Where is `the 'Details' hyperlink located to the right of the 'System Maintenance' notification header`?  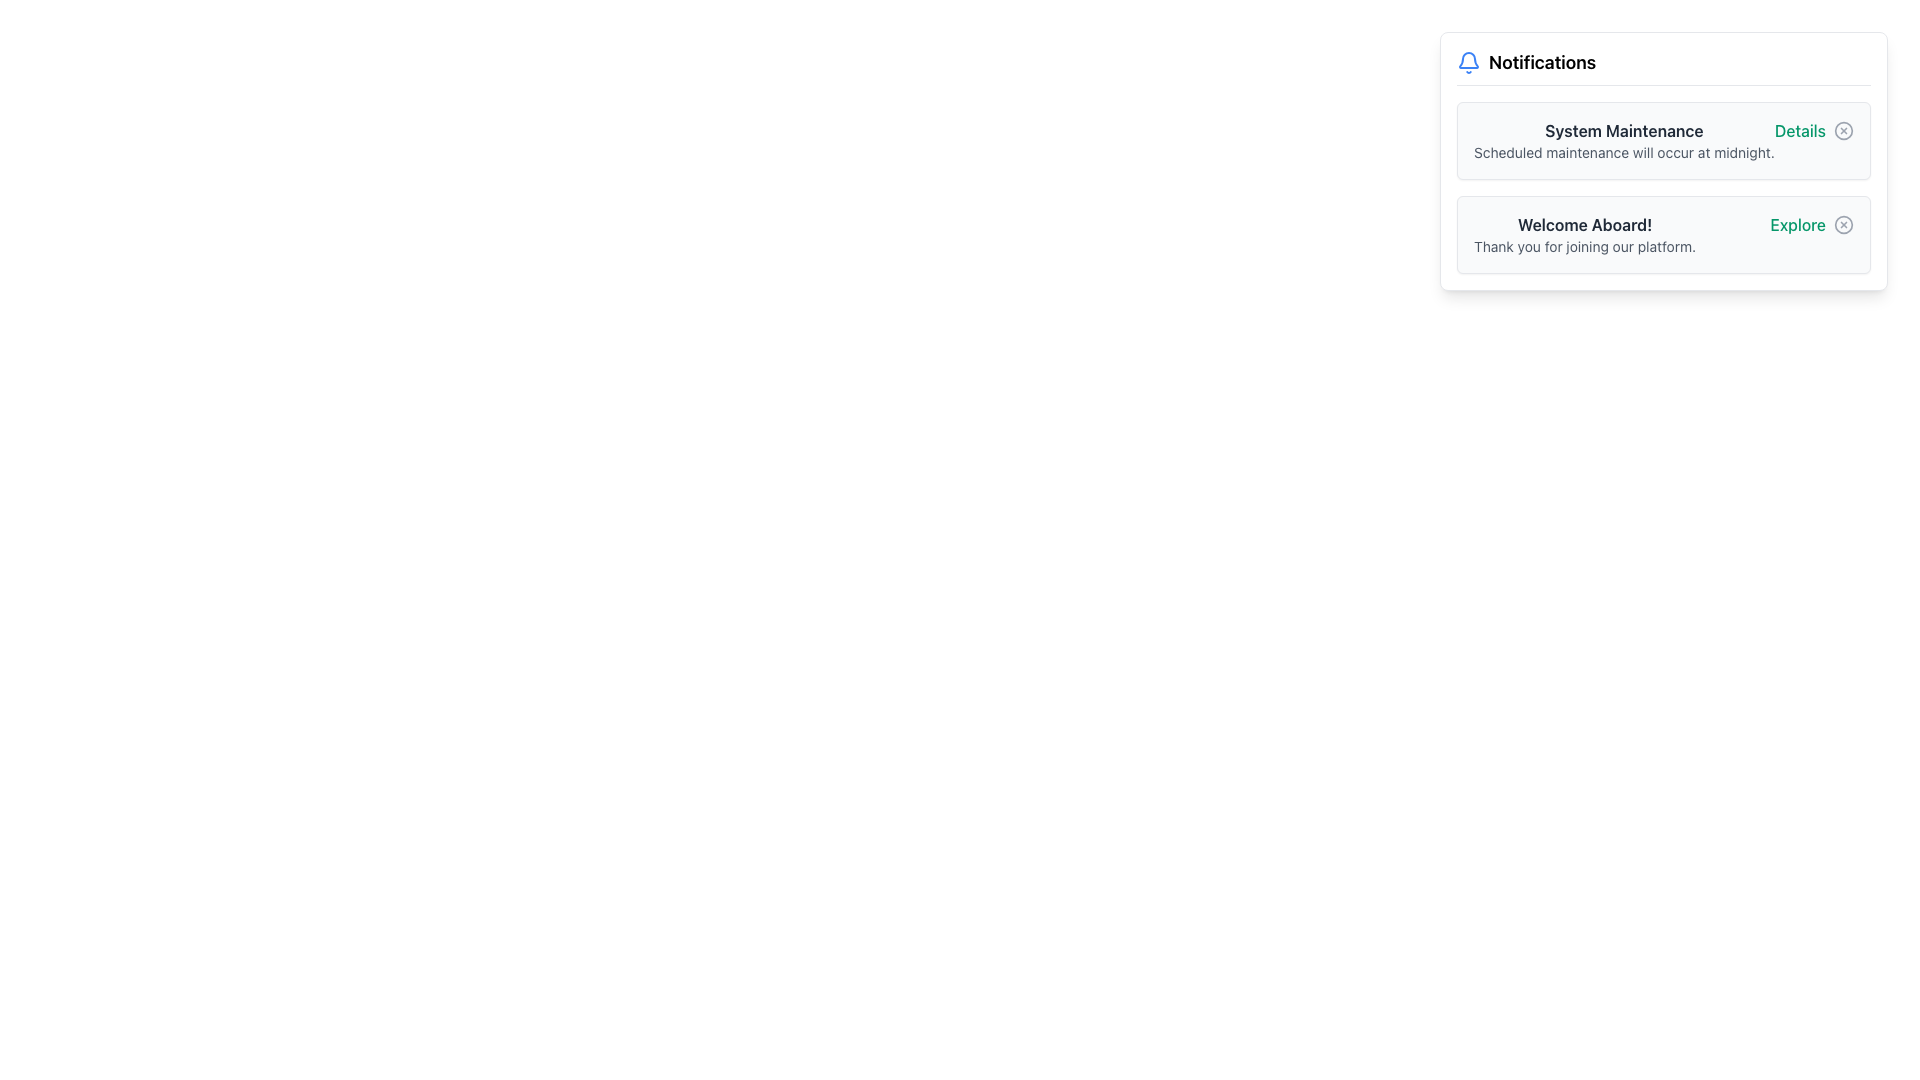 the 'Details' hyperlink located to the right of the 'System Maintenance' notification header is located at coordinates (1800, 131).